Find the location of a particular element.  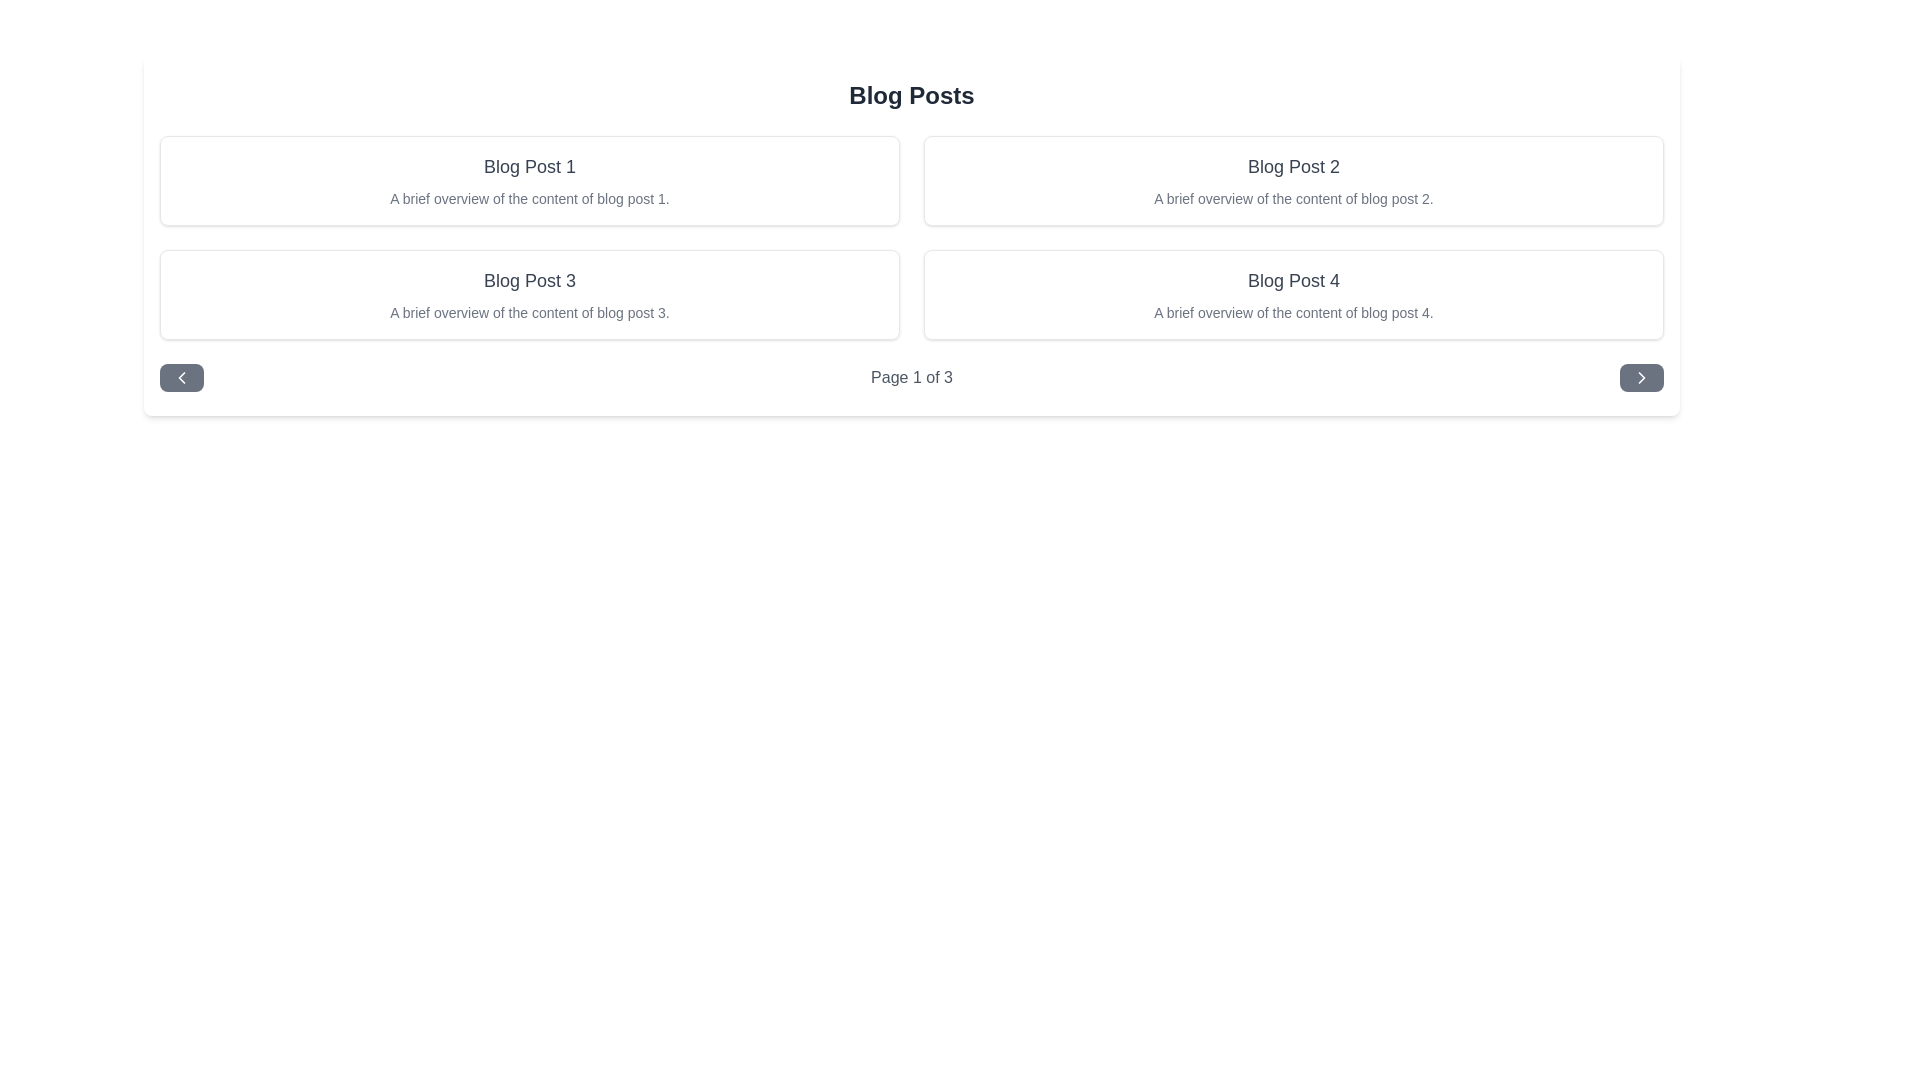

the text label displaying 'Blog Post 4' which is a larger, bolded font in dark gray, located in the lower right quadrant of the blog post grid layout is located at coordinates (1294, 281).